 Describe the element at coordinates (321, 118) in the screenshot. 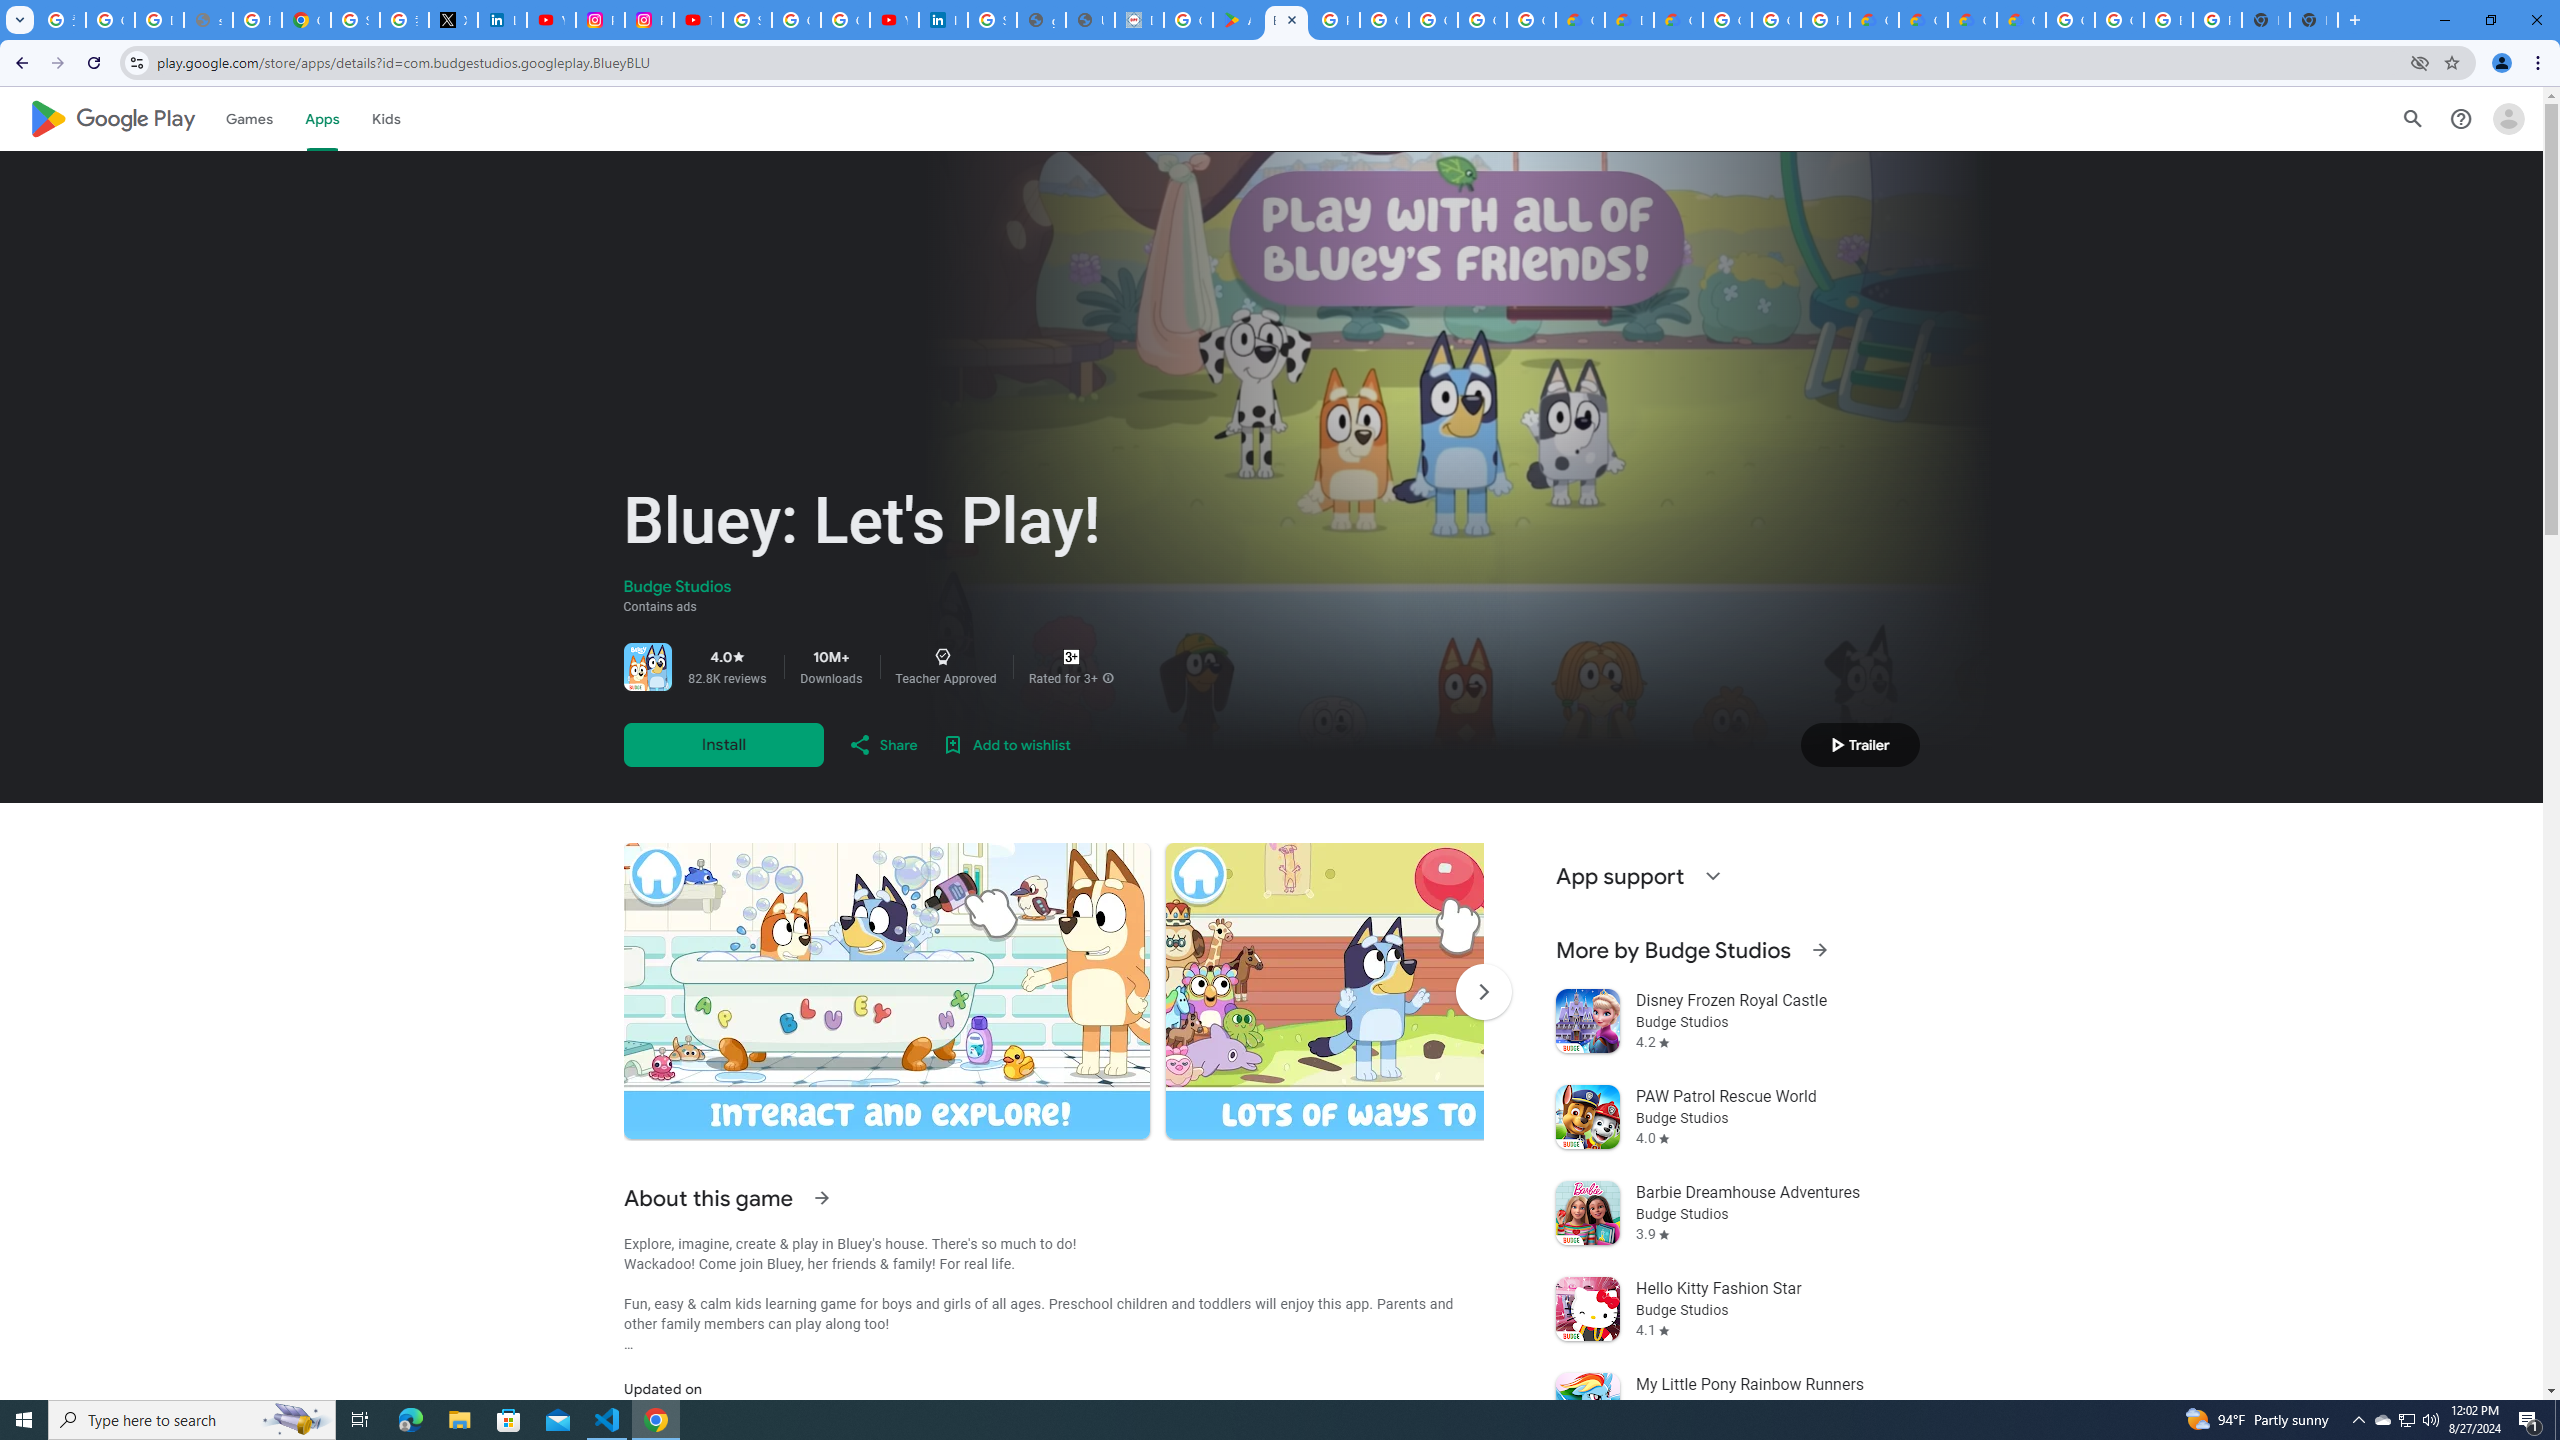

I see `'Apps'` at that location.